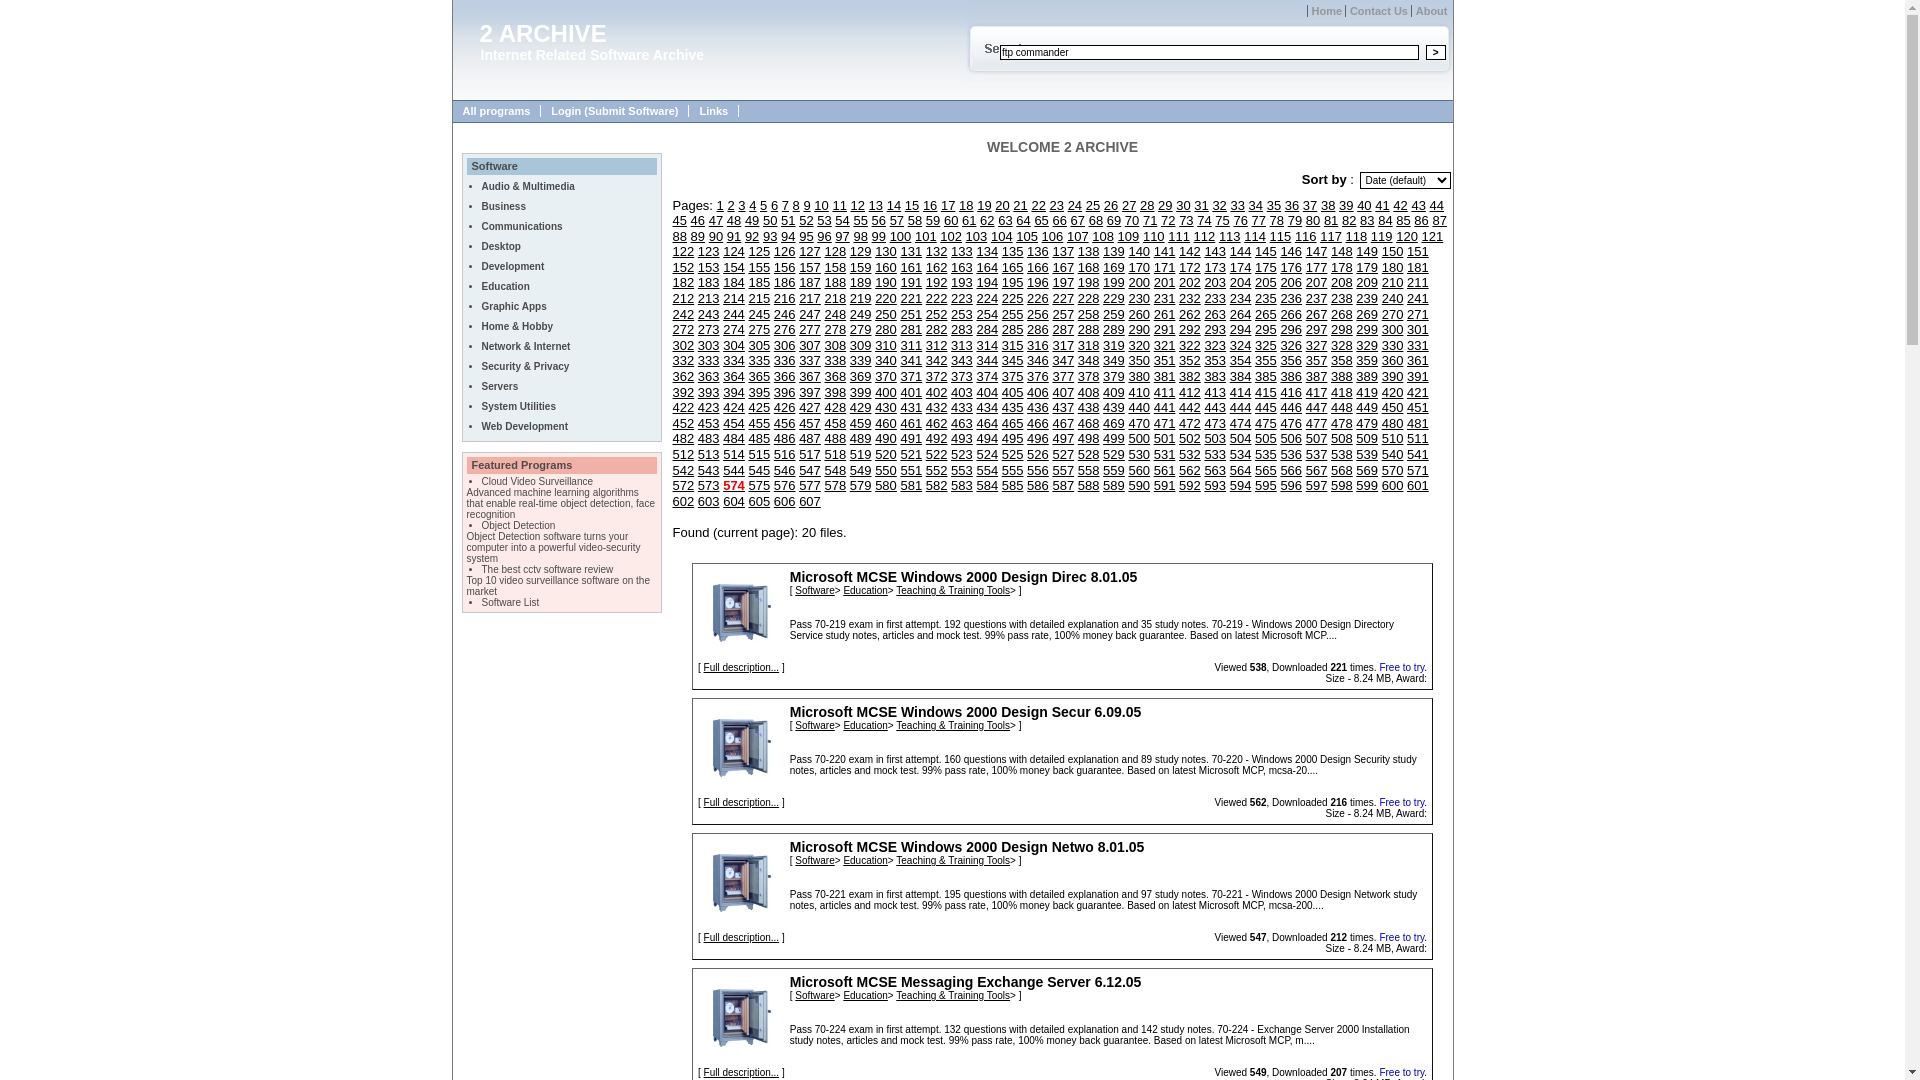  Describe the element at coordinates (510, 601) in the screenshot. I see `'Software List'` at that location.